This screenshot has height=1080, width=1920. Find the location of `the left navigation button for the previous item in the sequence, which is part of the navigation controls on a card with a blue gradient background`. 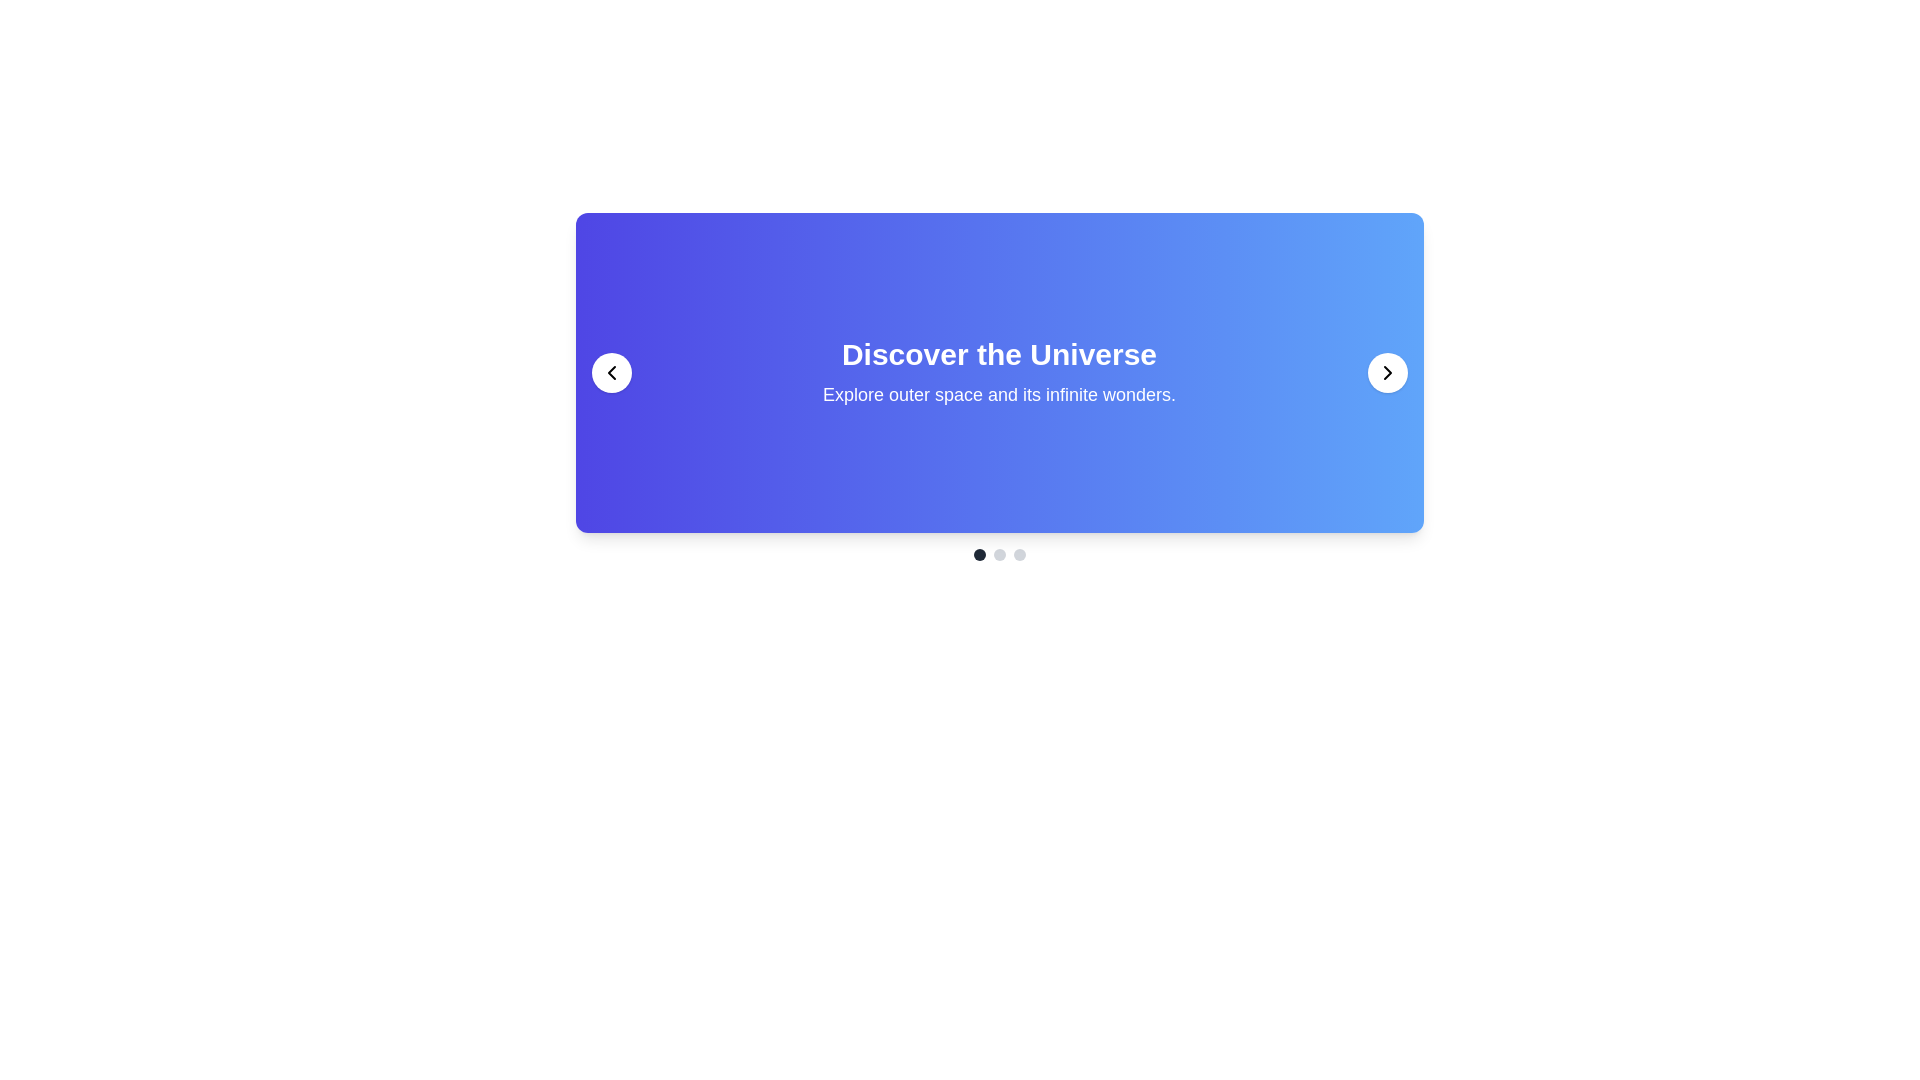

the left navigation button for the previous item in the sequence, which is part of the navigation controls on a card with a blue gradient background is located at coordinates (610, 373).